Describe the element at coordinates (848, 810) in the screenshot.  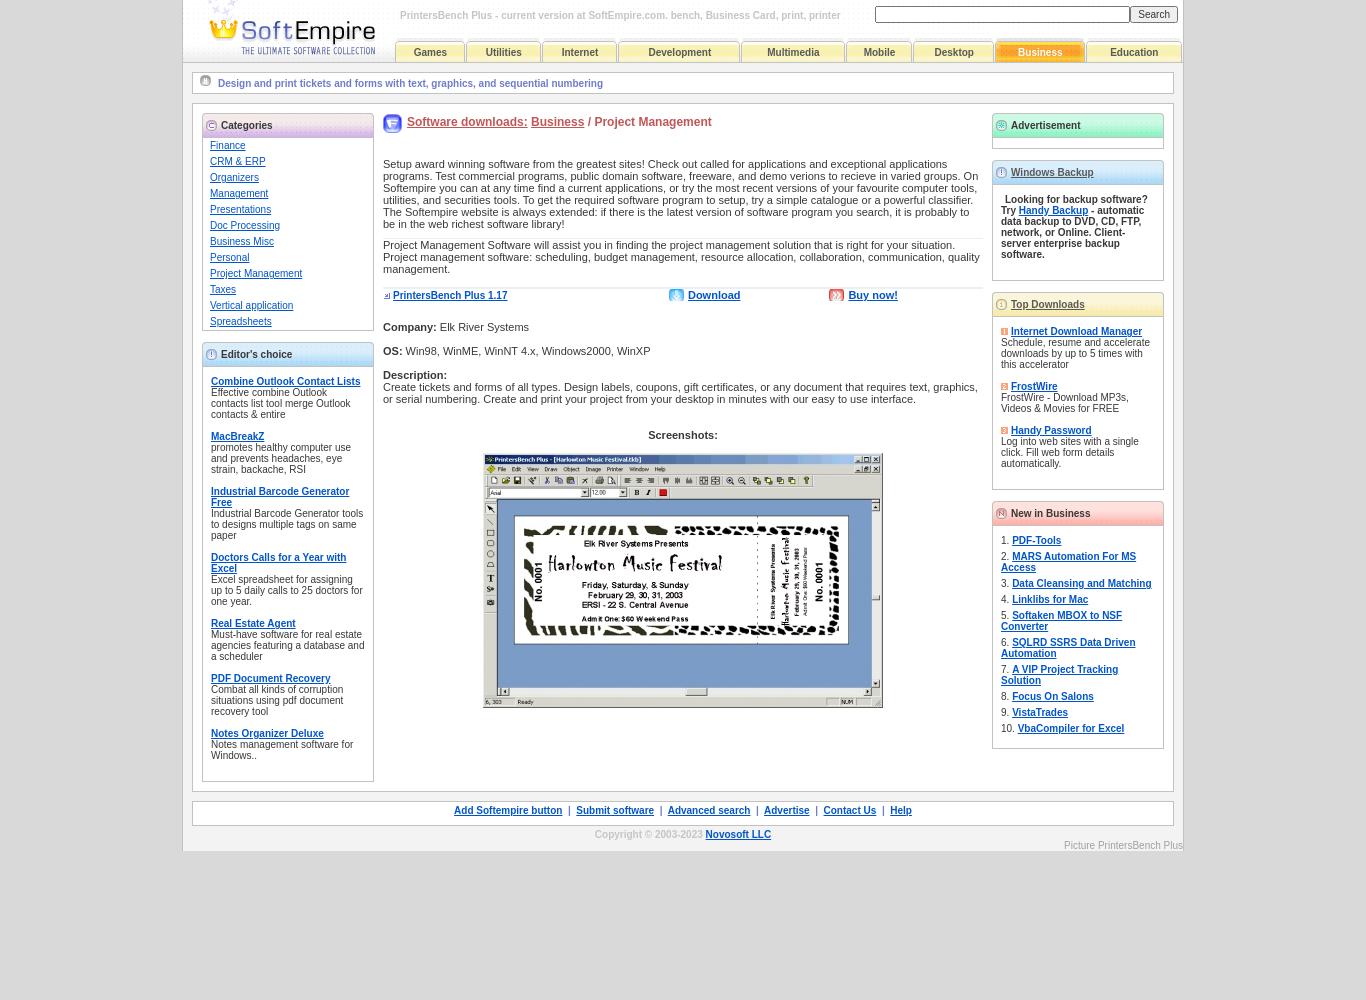
I see `'Contact Us'` at that location.